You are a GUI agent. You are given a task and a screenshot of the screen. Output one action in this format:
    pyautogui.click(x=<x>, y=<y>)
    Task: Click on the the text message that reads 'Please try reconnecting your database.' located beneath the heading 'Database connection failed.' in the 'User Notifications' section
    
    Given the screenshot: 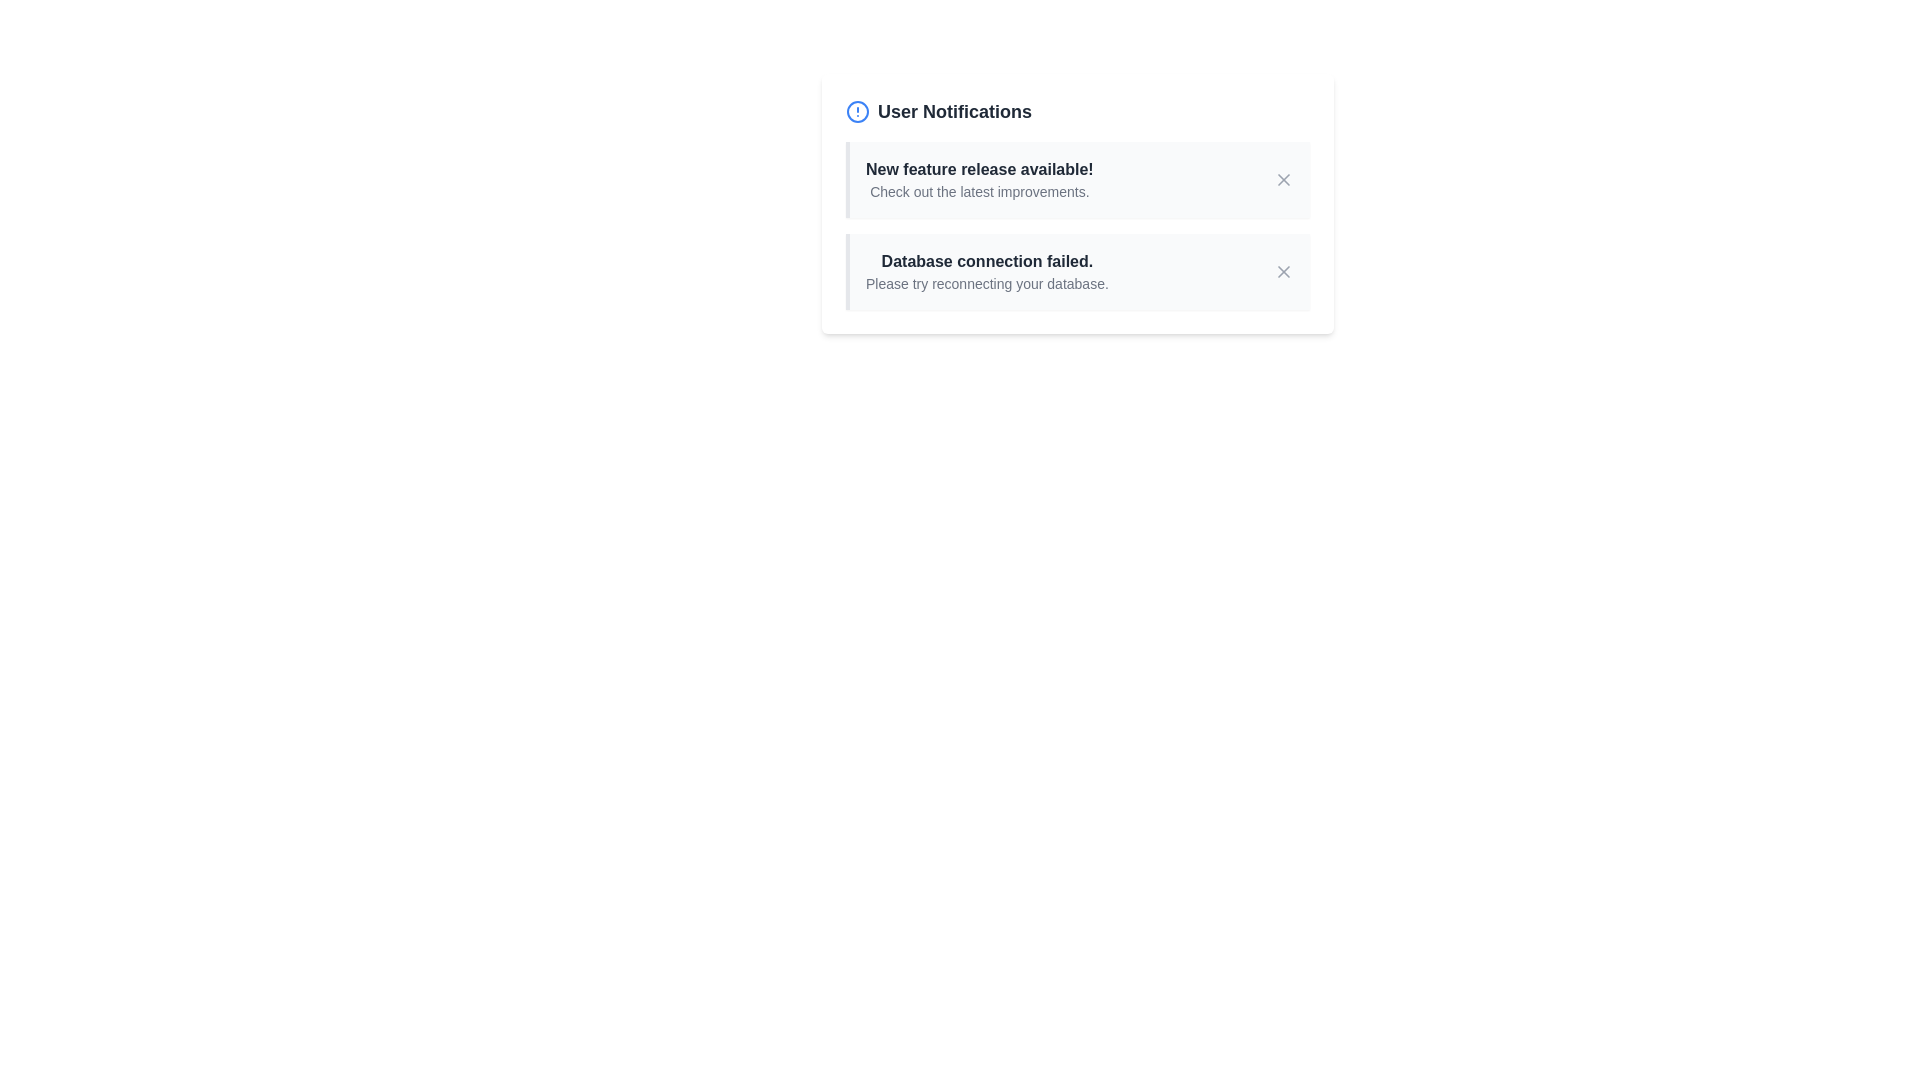 What is the action you would take?
    pyautogui.click(x=987, y=284)
    